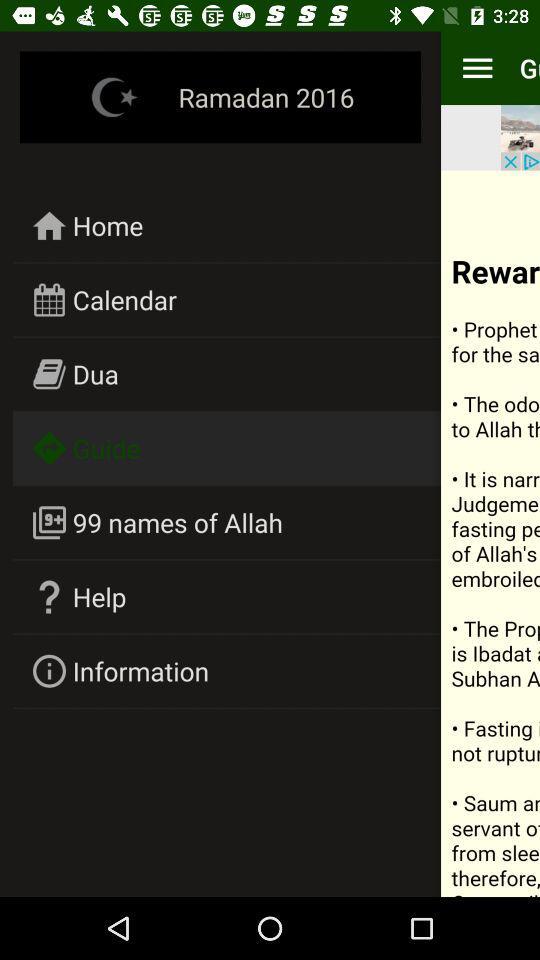  What do you see at coordinates (520, 136) in the screenshot?
I see `the item to the right of ramadan 2016 icon` at bounding box center [520, 136].